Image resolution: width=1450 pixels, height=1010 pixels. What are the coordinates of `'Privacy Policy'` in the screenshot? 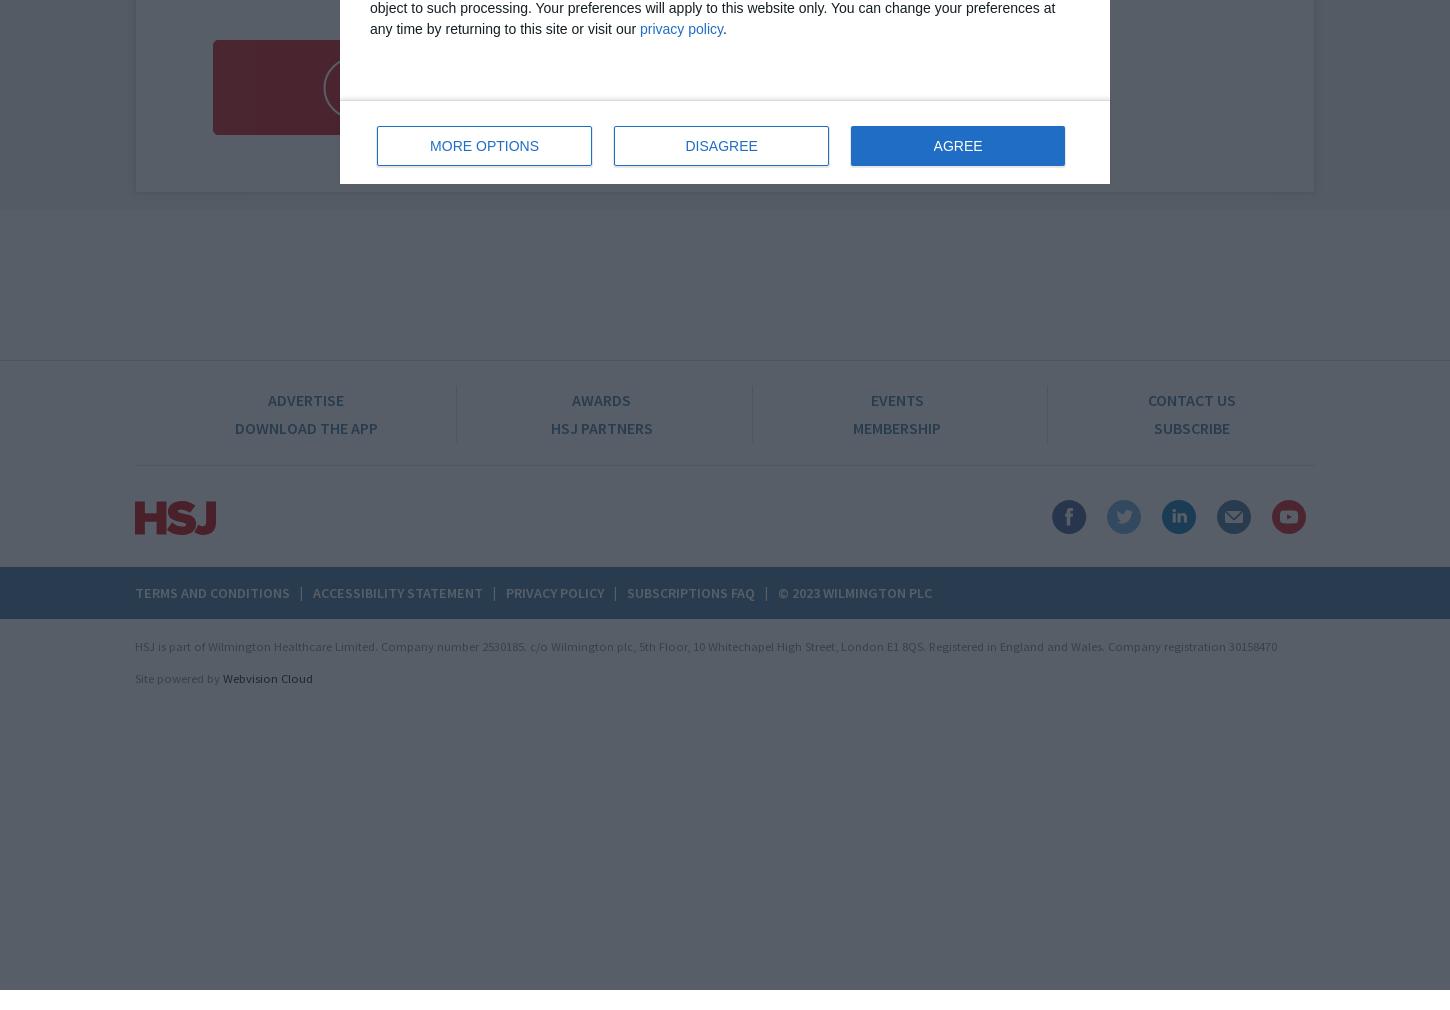 It's located at (555, 591).